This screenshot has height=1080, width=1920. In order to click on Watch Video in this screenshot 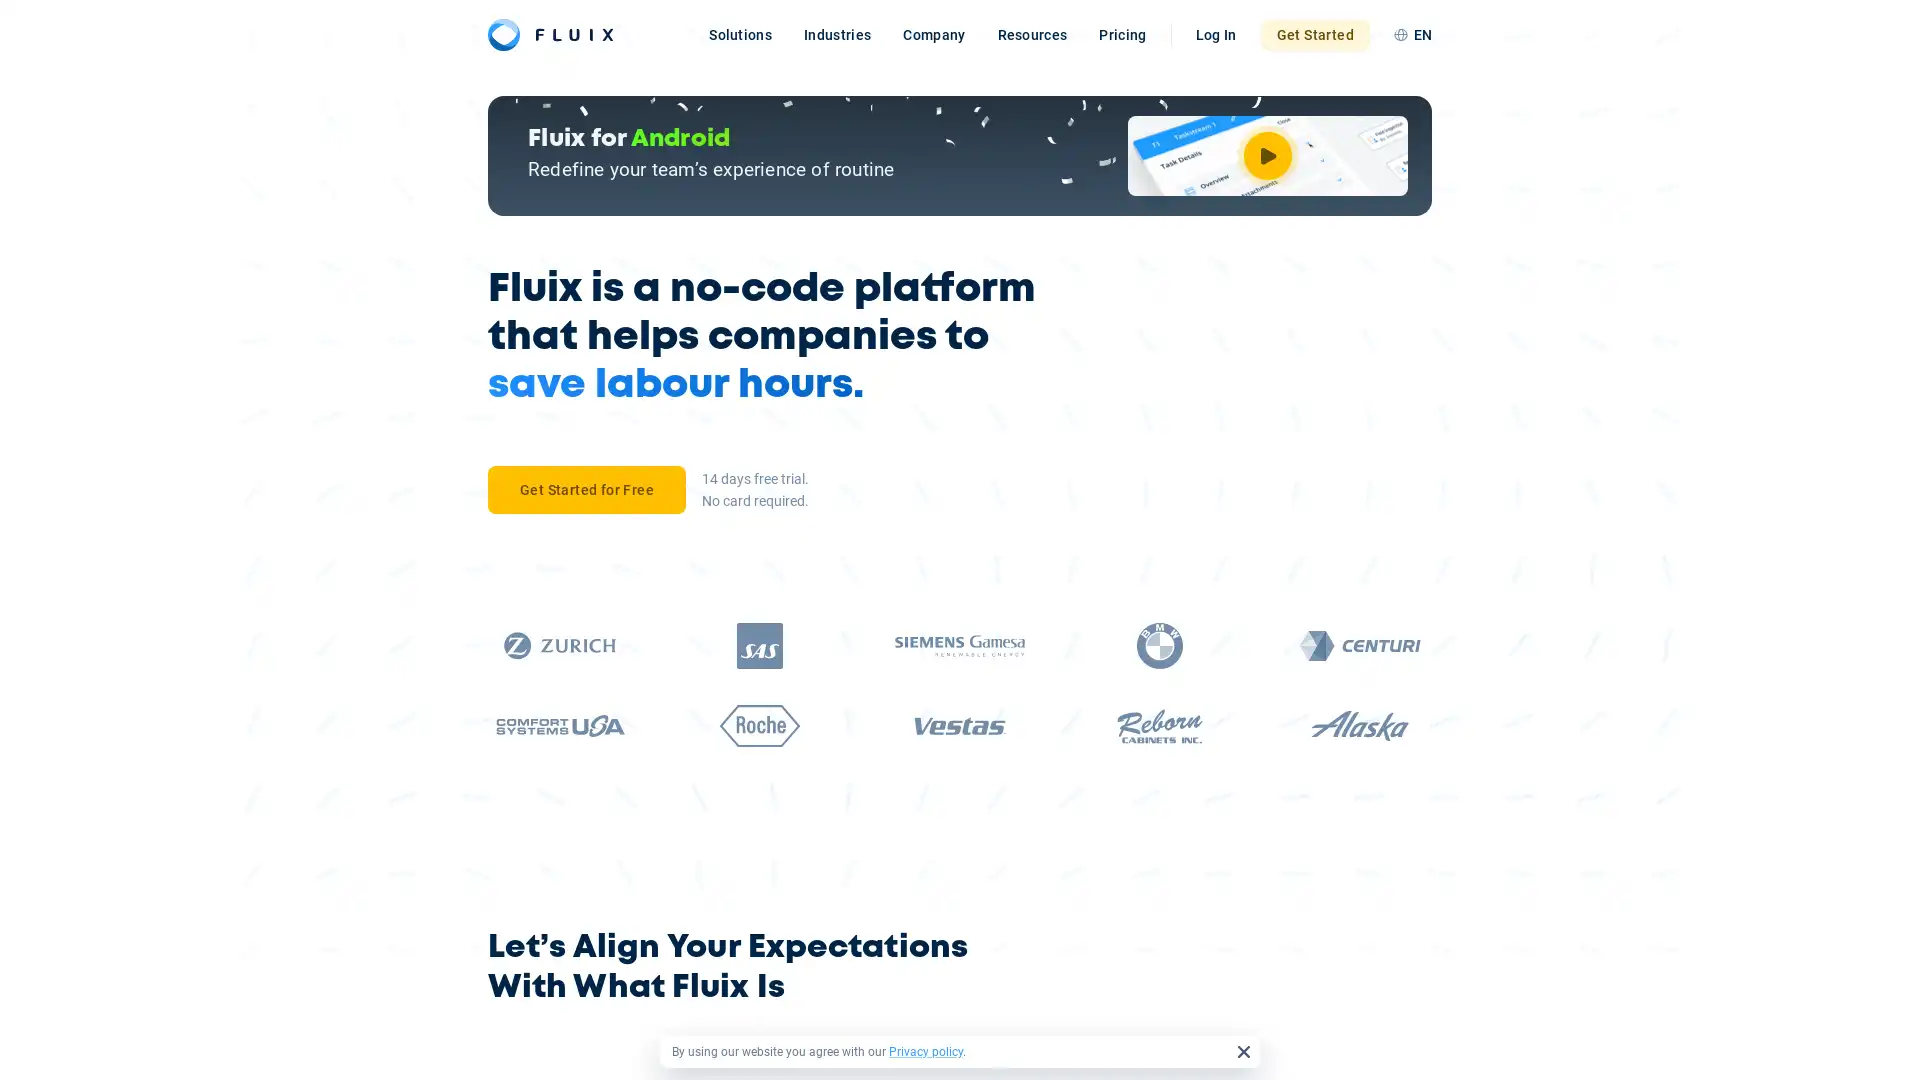, I will do `click(1266, 154)`.